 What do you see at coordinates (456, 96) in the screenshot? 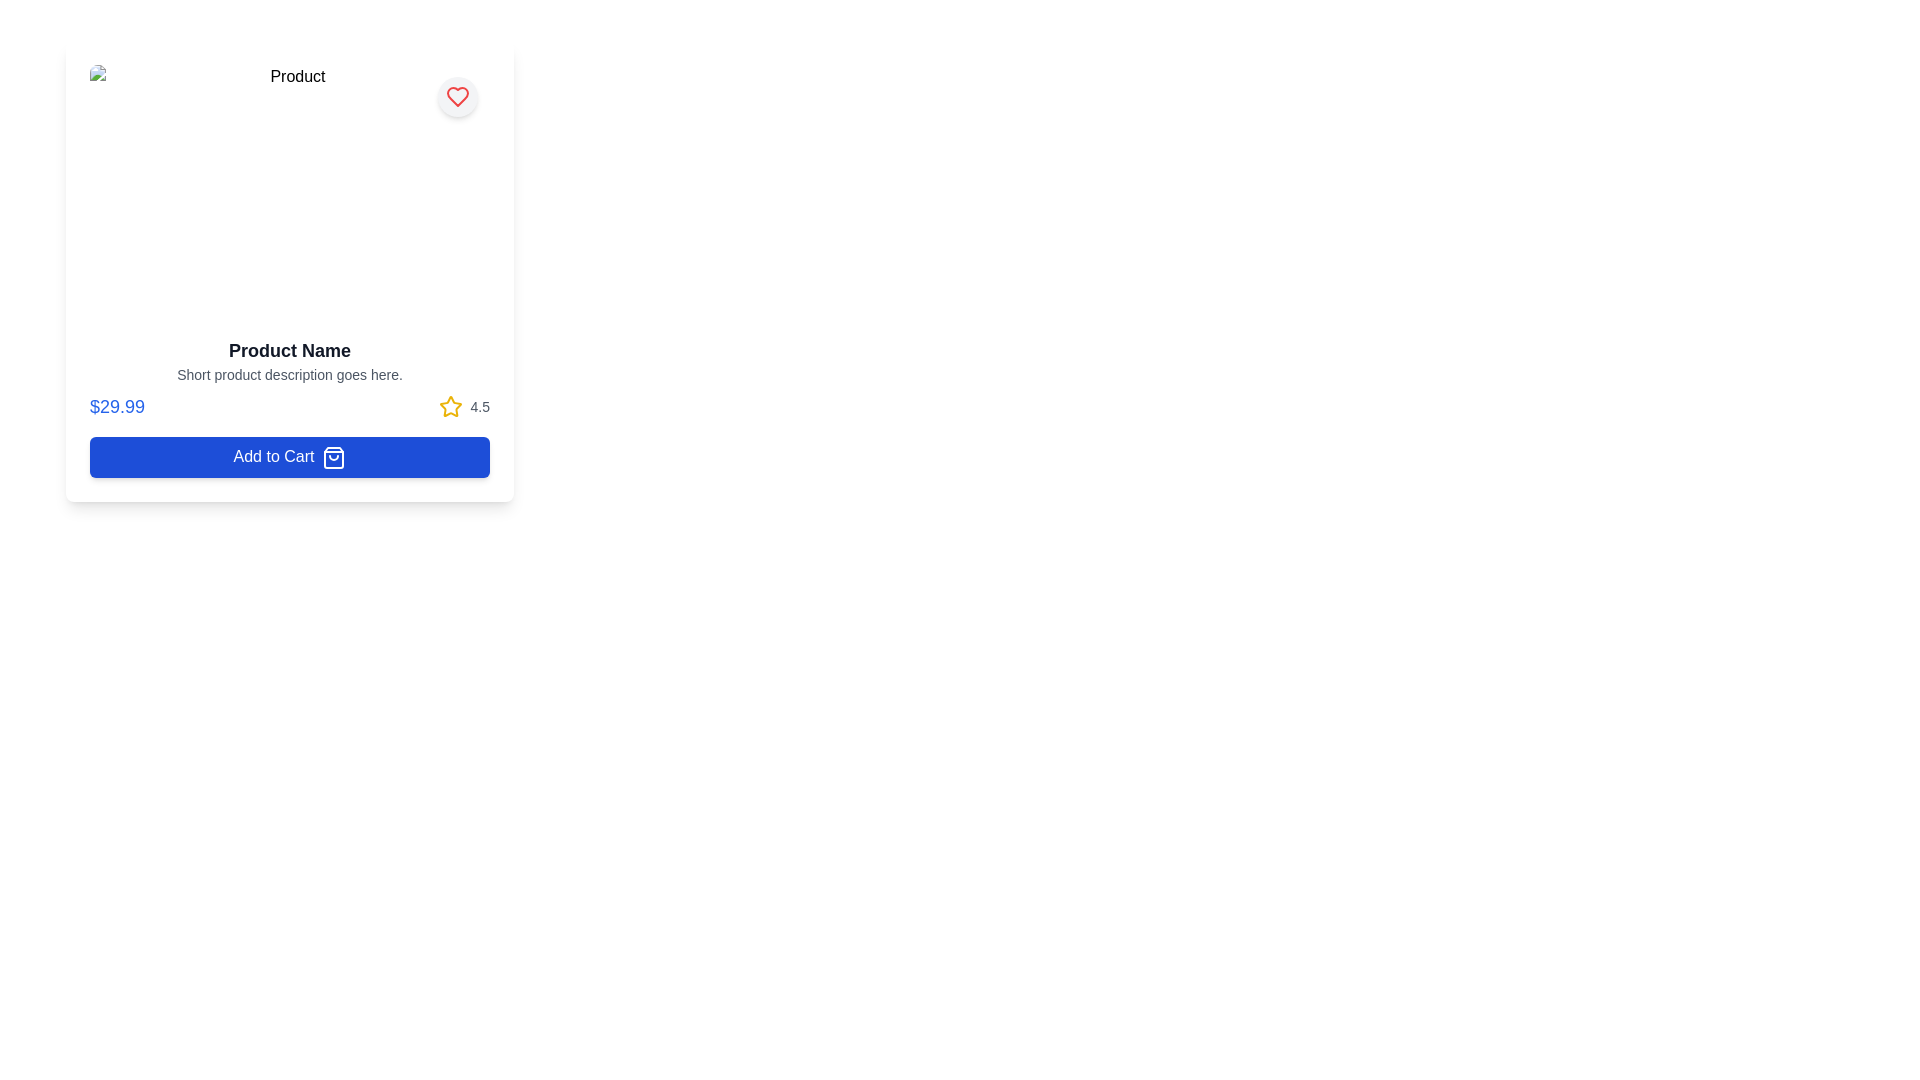
I see `the heart icon located in the upper-right corner of the card layout, which is styled with a simple outline design and contained within a light gray circular background` at bounding box center [456, 96].